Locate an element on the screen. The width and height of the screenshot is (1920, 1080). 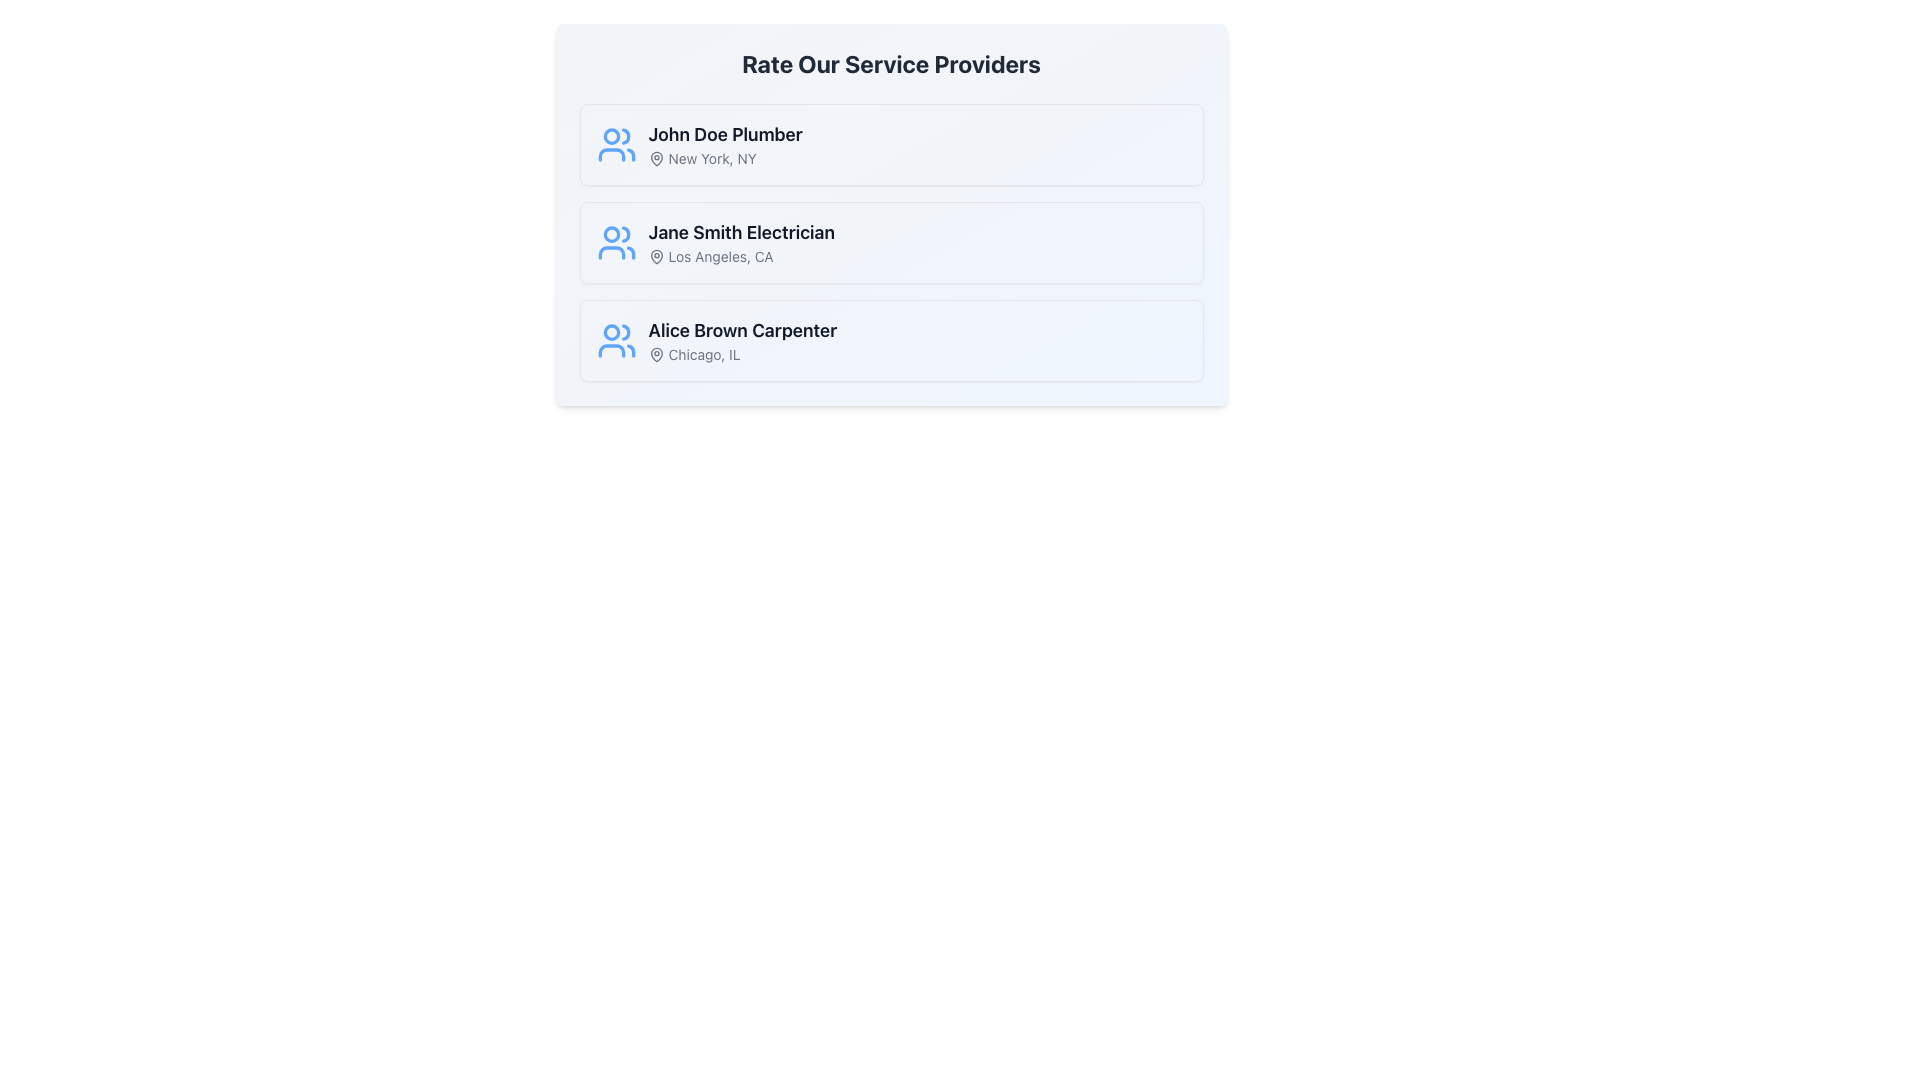
the static text label element displaying 'Alice Brown Carpenter', which is styled in bold and larger font, indicating its importance, and is positioned above the smaller text 'Chicago, IL' and a map pin icon is located at coordinates (741, 330).